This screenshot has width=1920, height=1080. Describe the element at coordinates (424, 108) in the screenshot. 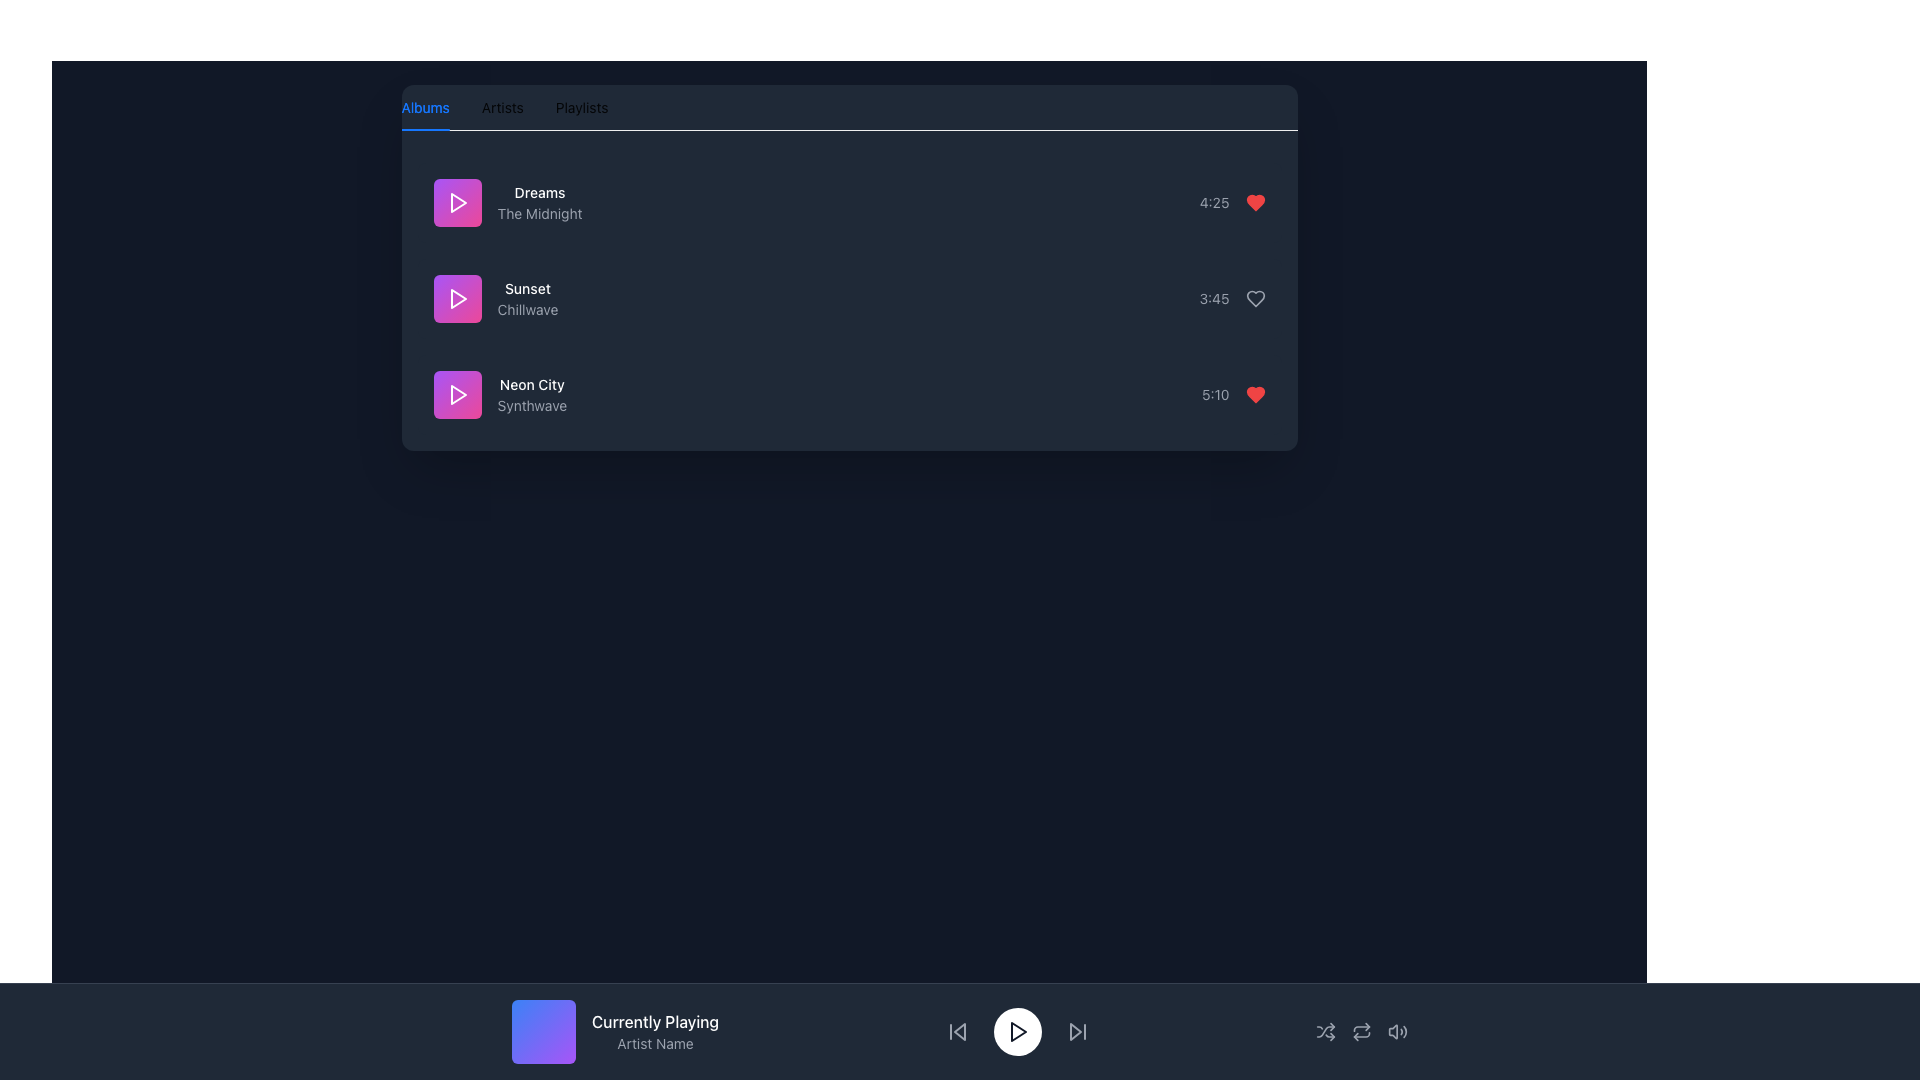

I see `the 'Albums' tab in the horizontal navigation bar` at that location.